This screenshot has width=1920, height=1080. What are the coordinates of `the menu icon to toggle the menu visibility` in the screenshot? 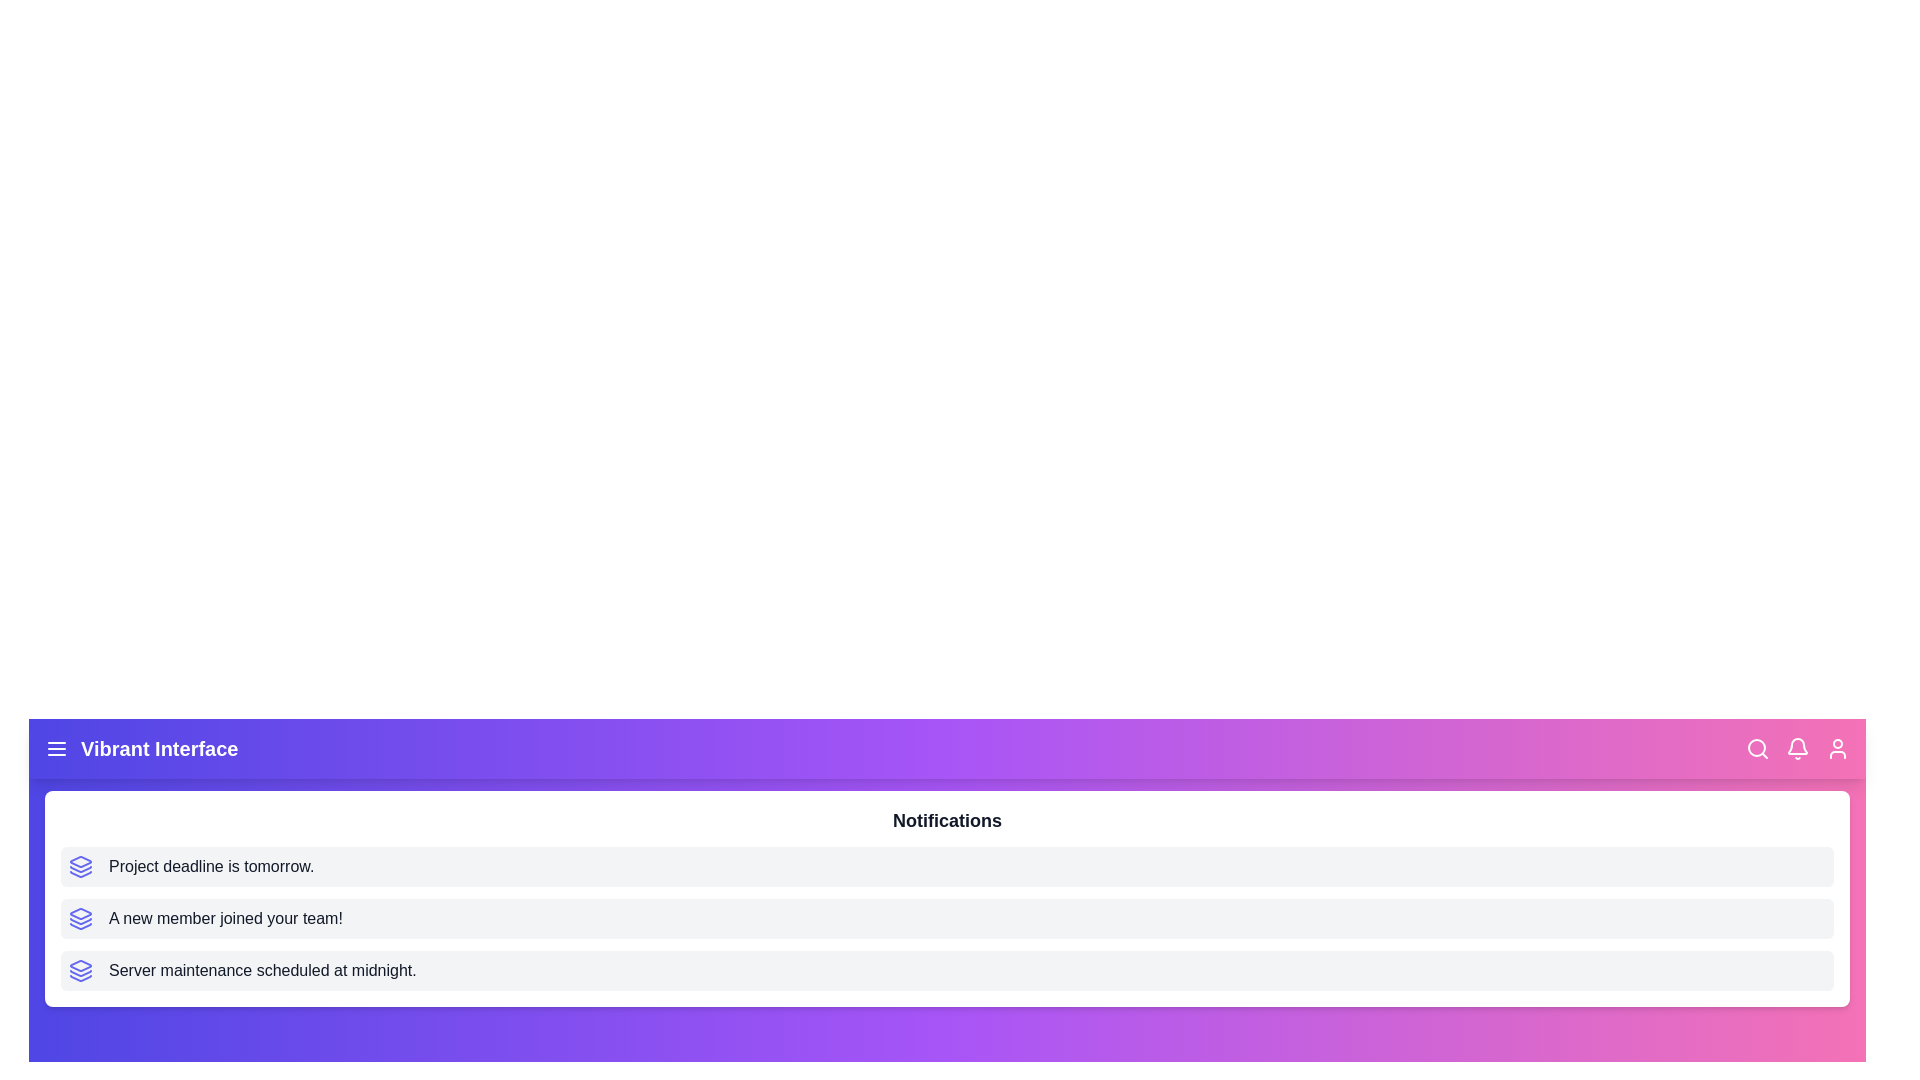 It's located at (57, 748).